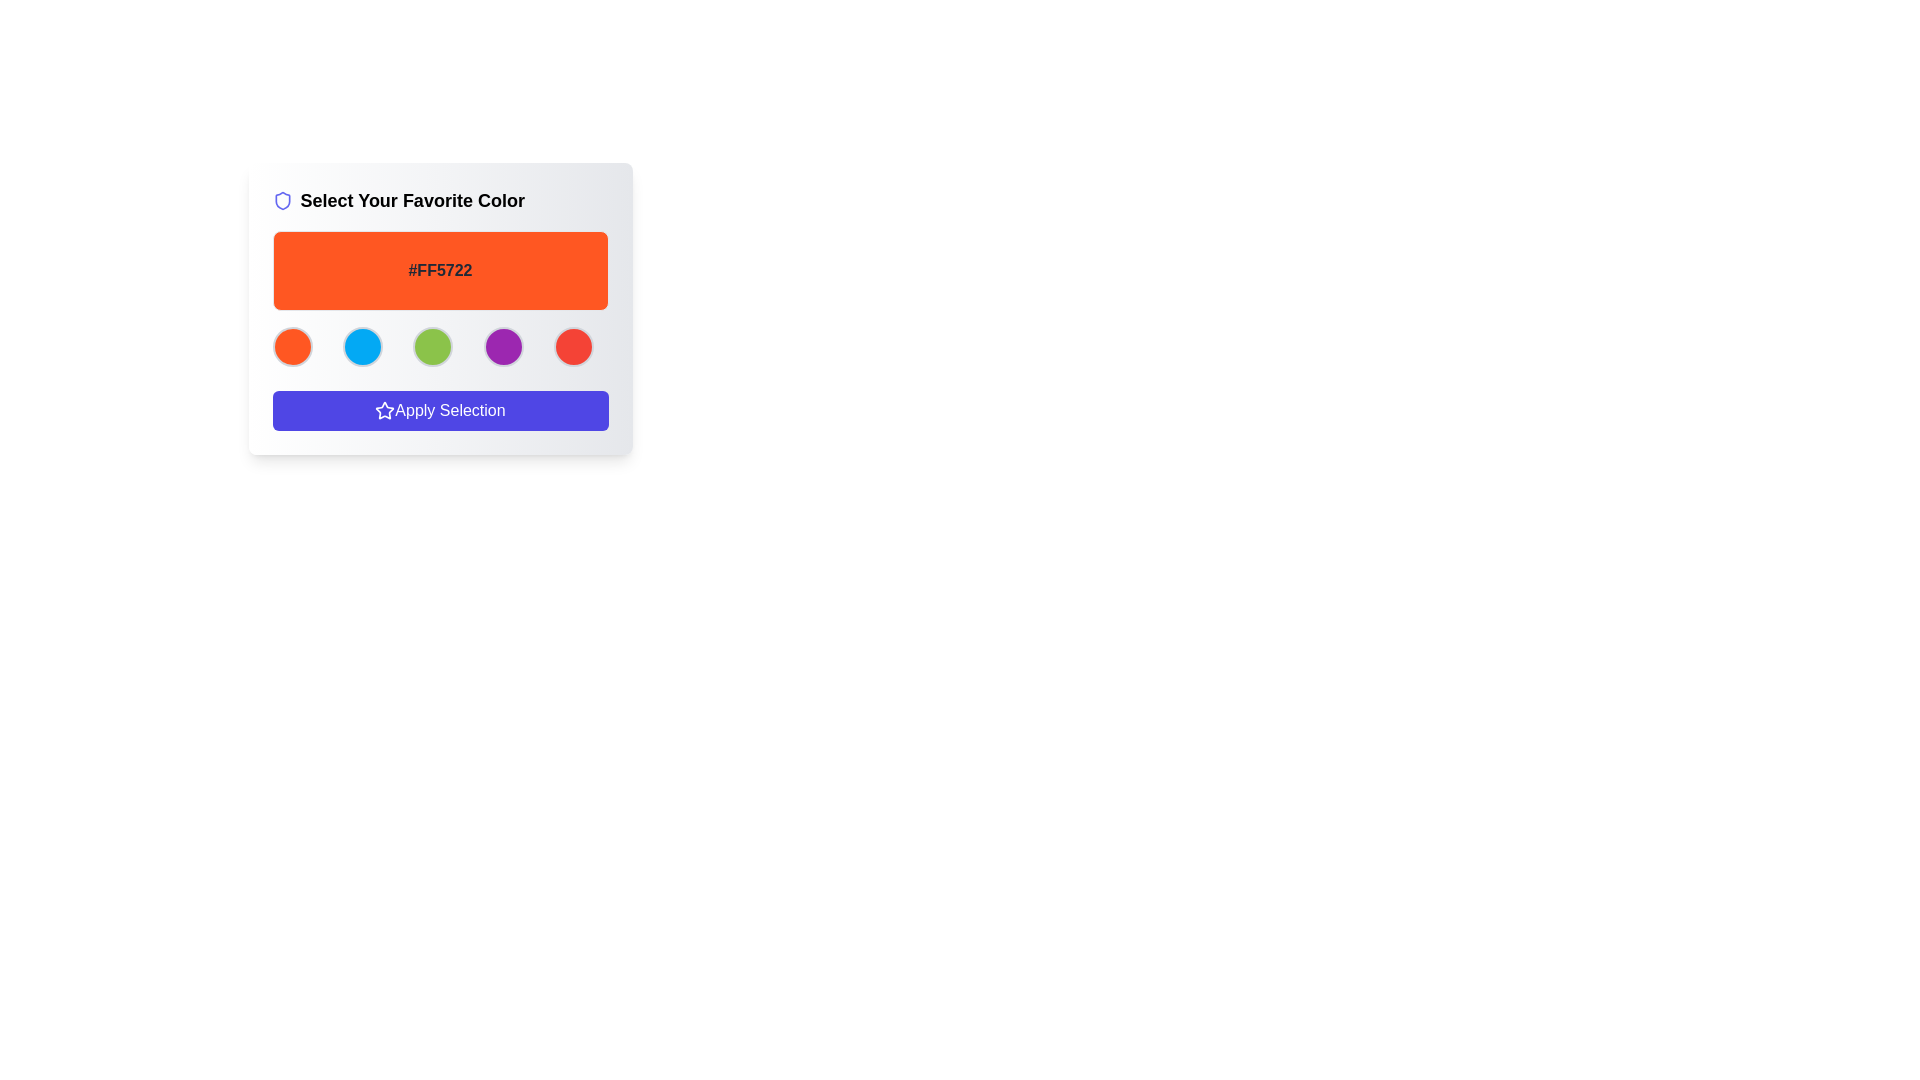 This screenshot has width=1920, height=1080. Describe the element at coordinates (431, 346) in the screenshot. I see `the circular button with a green background, located between the blue button on the left and the purple button on the right` at that location.